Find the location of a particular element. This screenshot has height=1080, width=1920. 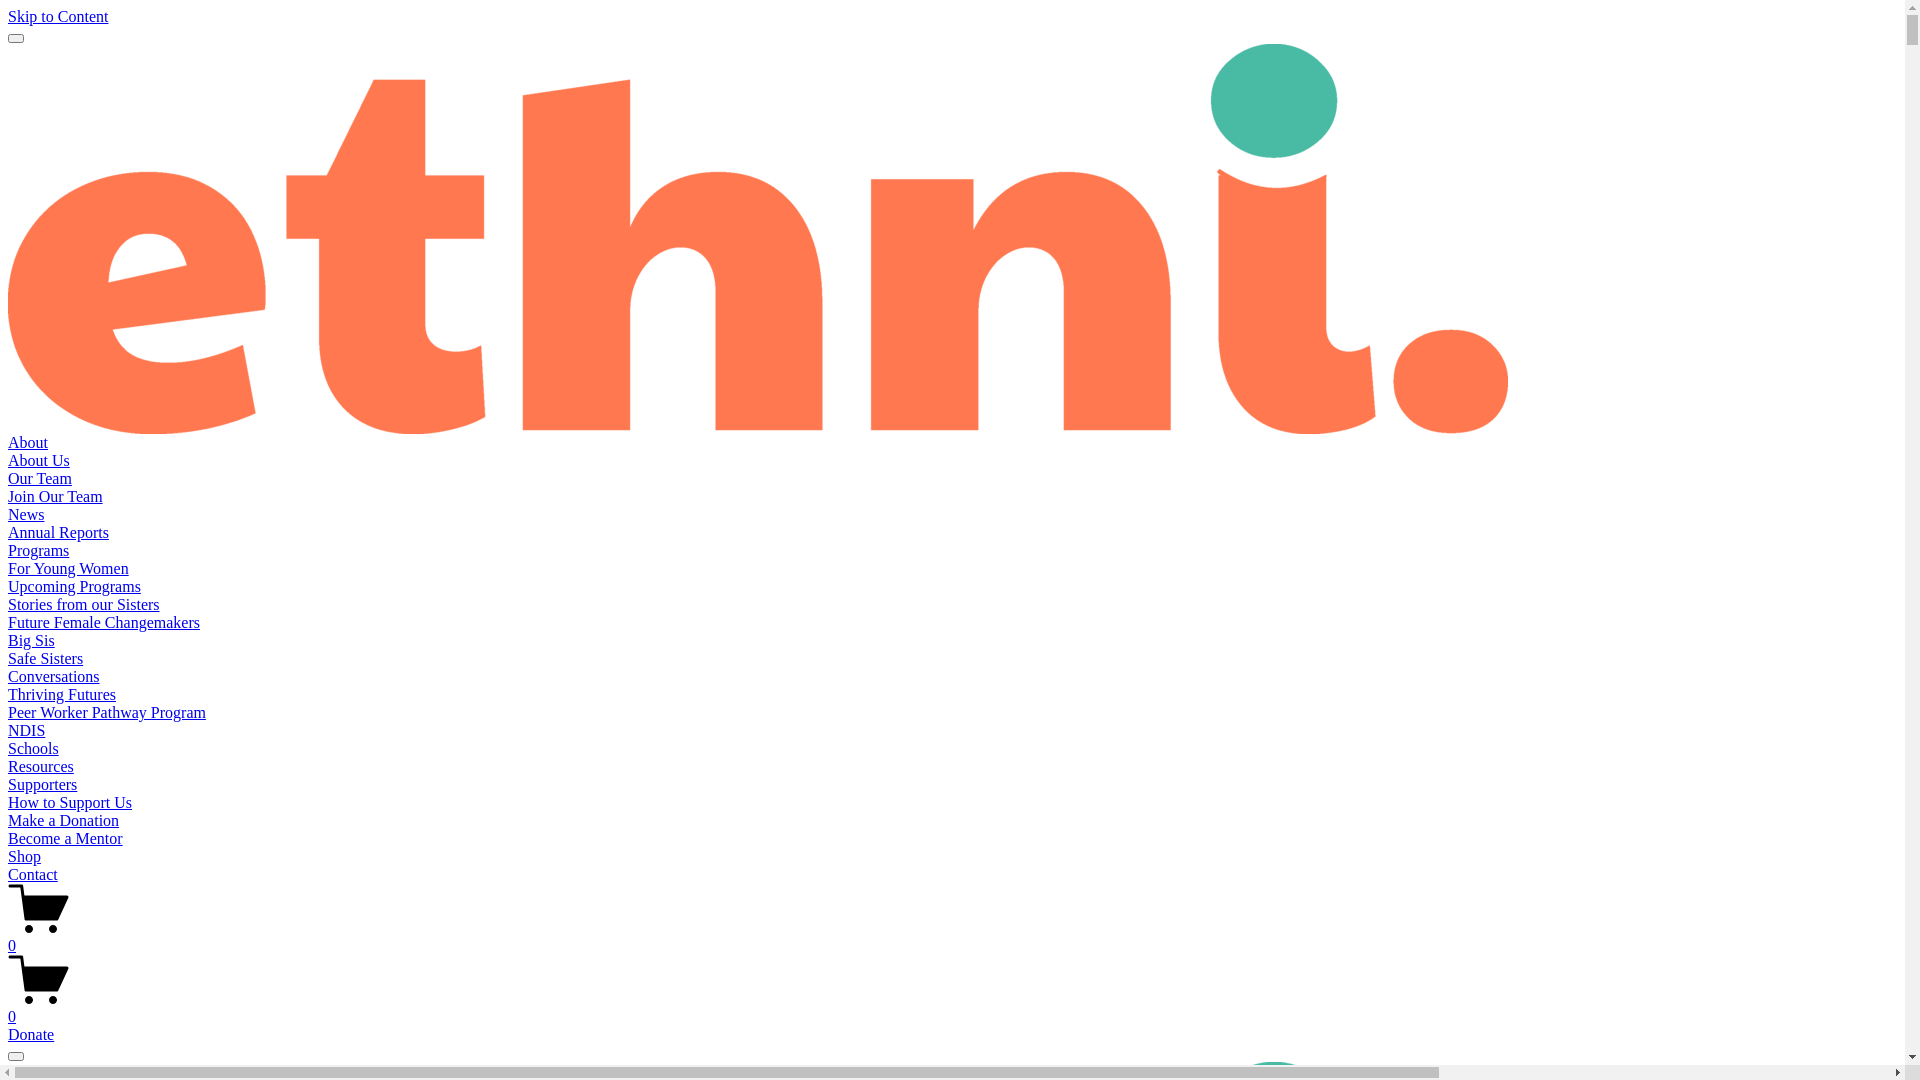

'Thriving Futures' is located at coordinates (62, 693).